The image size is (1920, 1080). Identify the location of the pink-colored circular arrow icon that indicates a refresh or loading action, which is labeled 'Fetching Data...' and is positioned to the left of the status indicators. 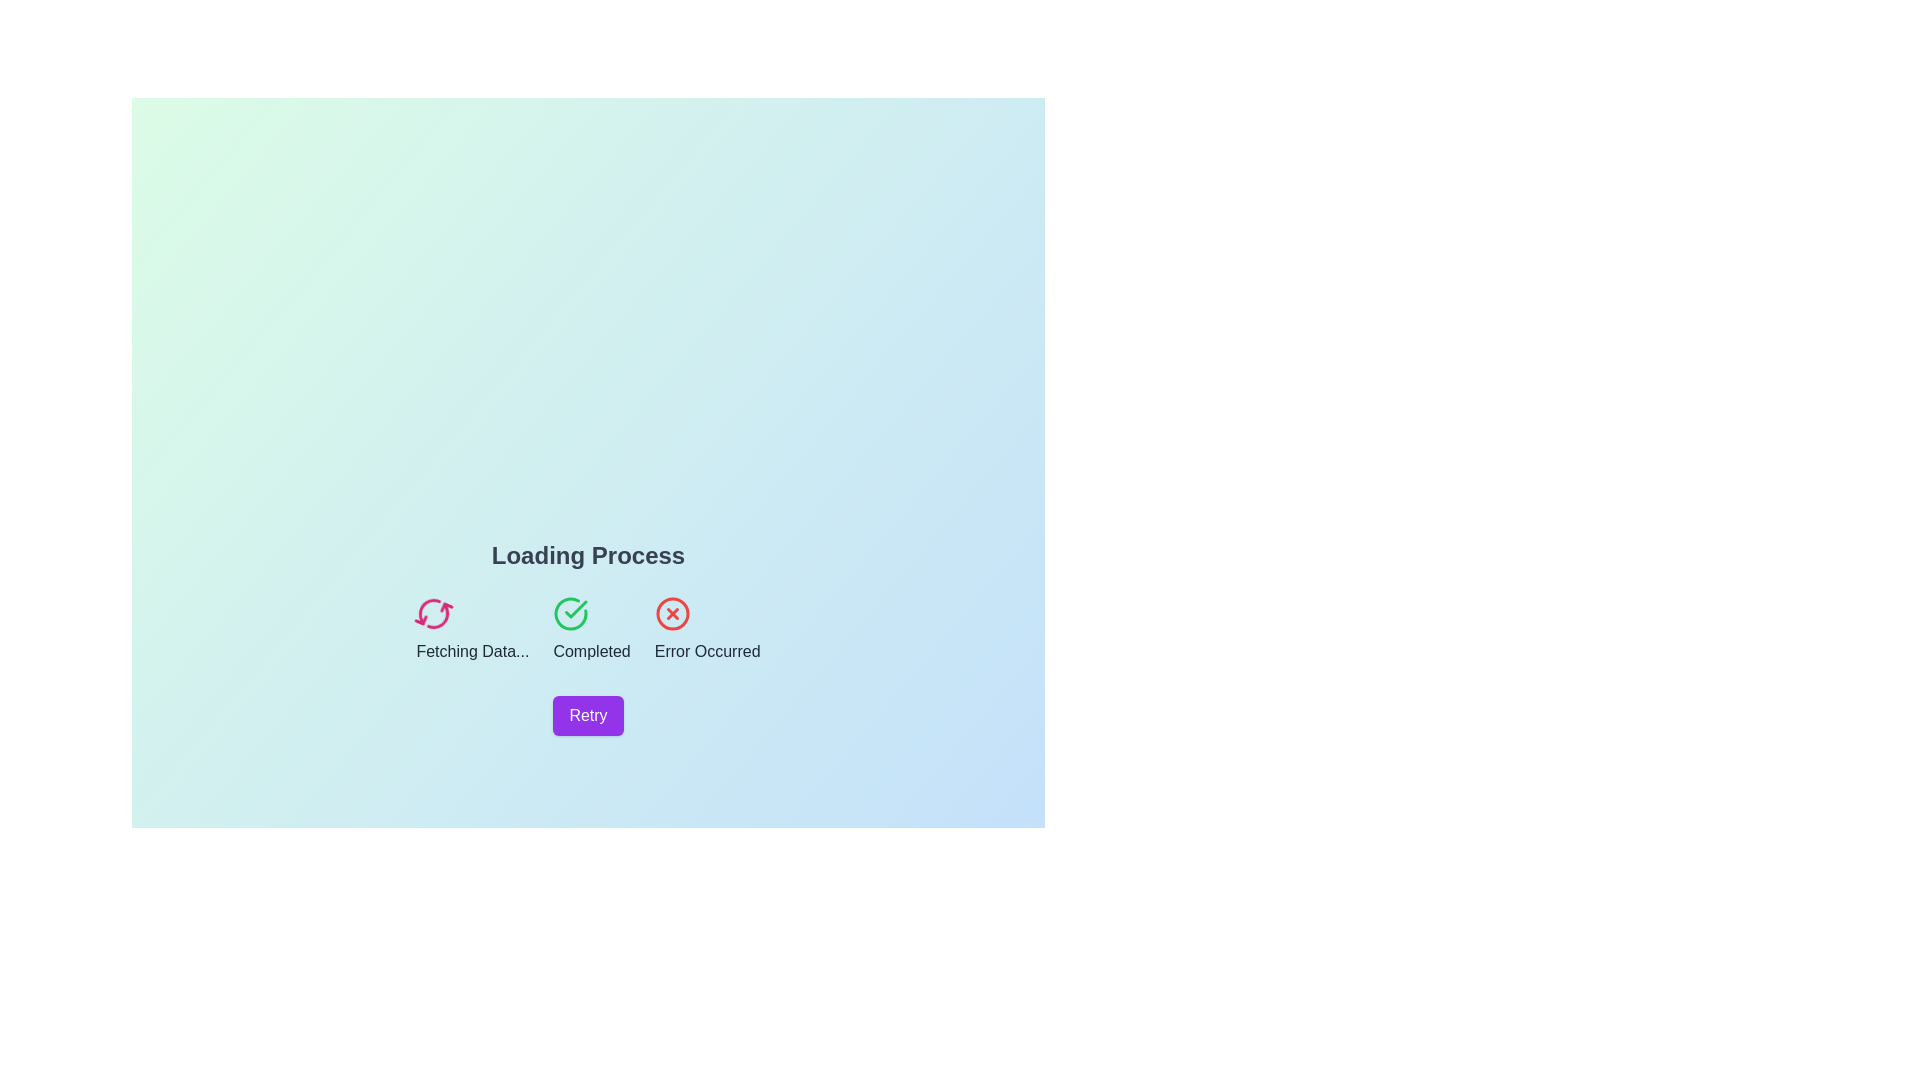
(433, 612).